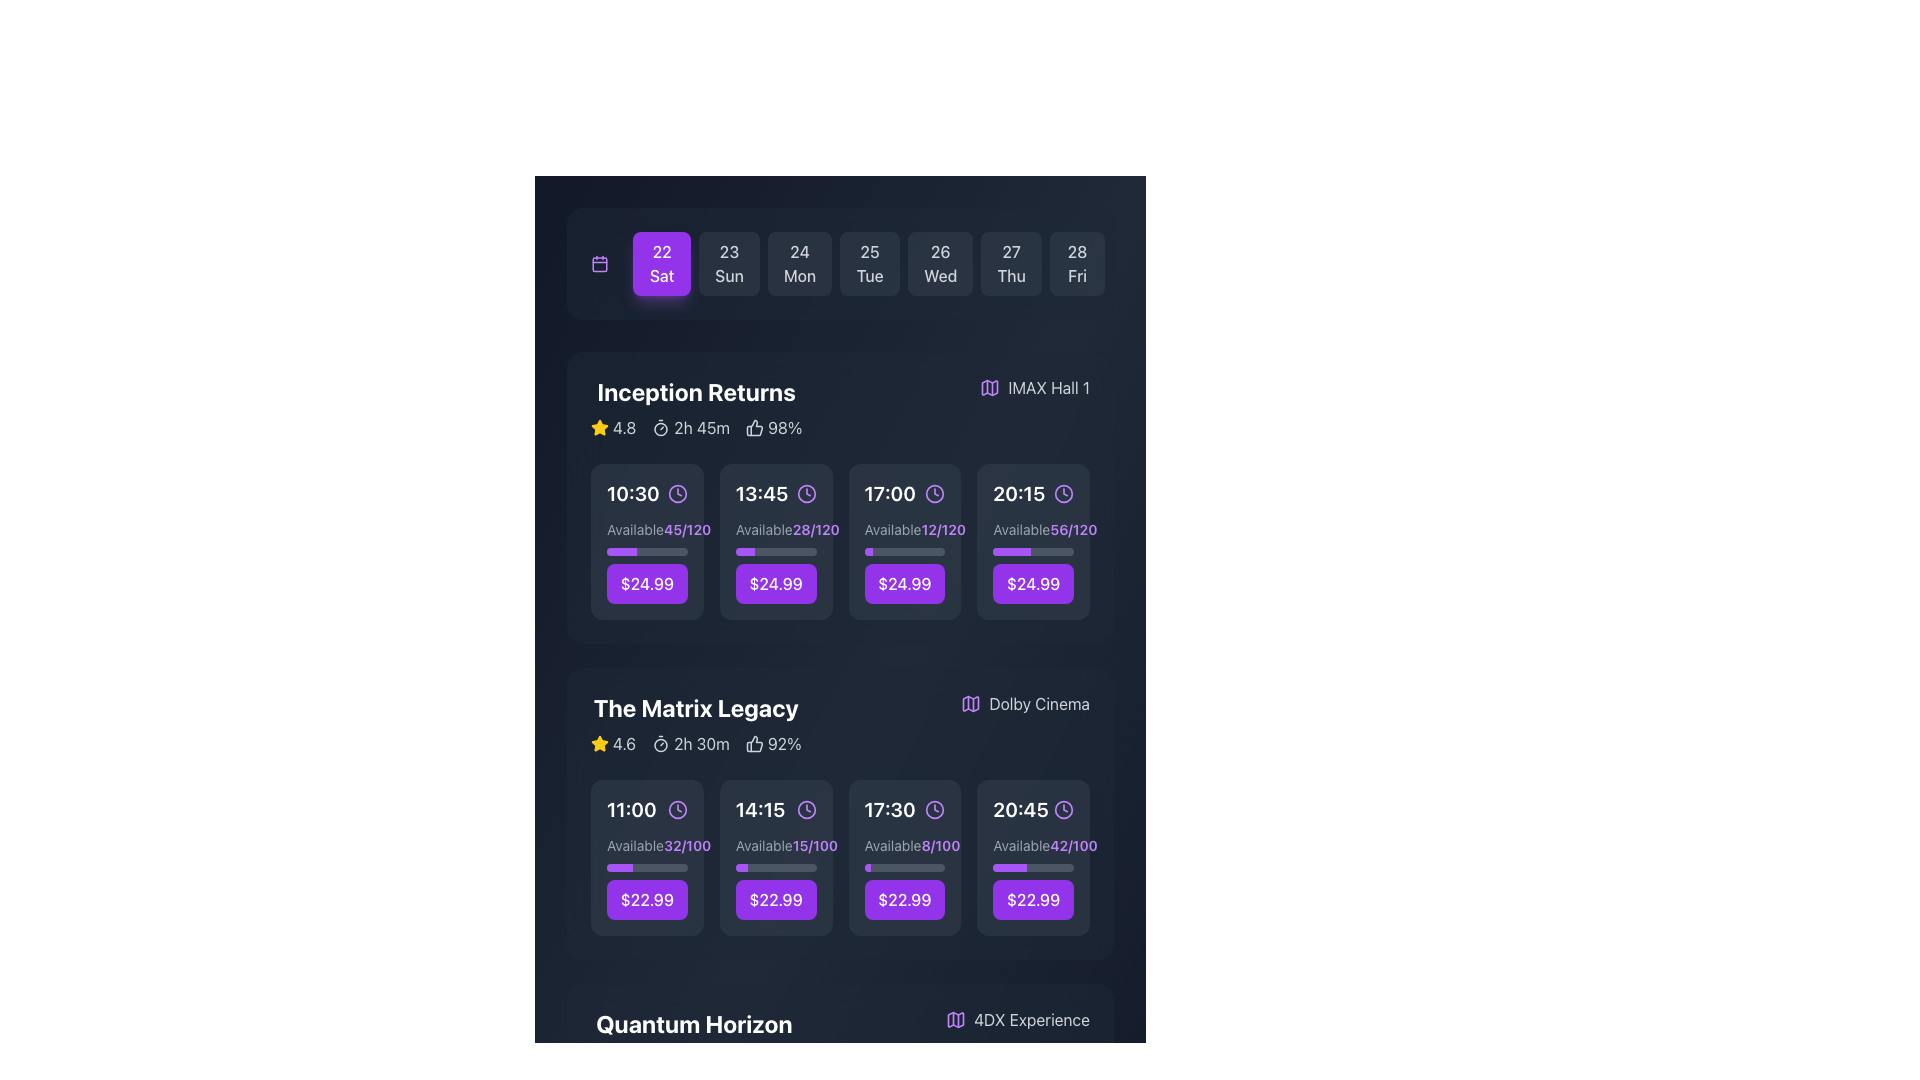 The image size is (1920, 1080). What do you see at coordinates (939, 845) in the screenshot?
I see `the availability status label for the 17:30 time slot in 'The Matrix Legacy' section, which shows the fraction or count of available seats or resources out of the total` at bounding box center [939, 845].